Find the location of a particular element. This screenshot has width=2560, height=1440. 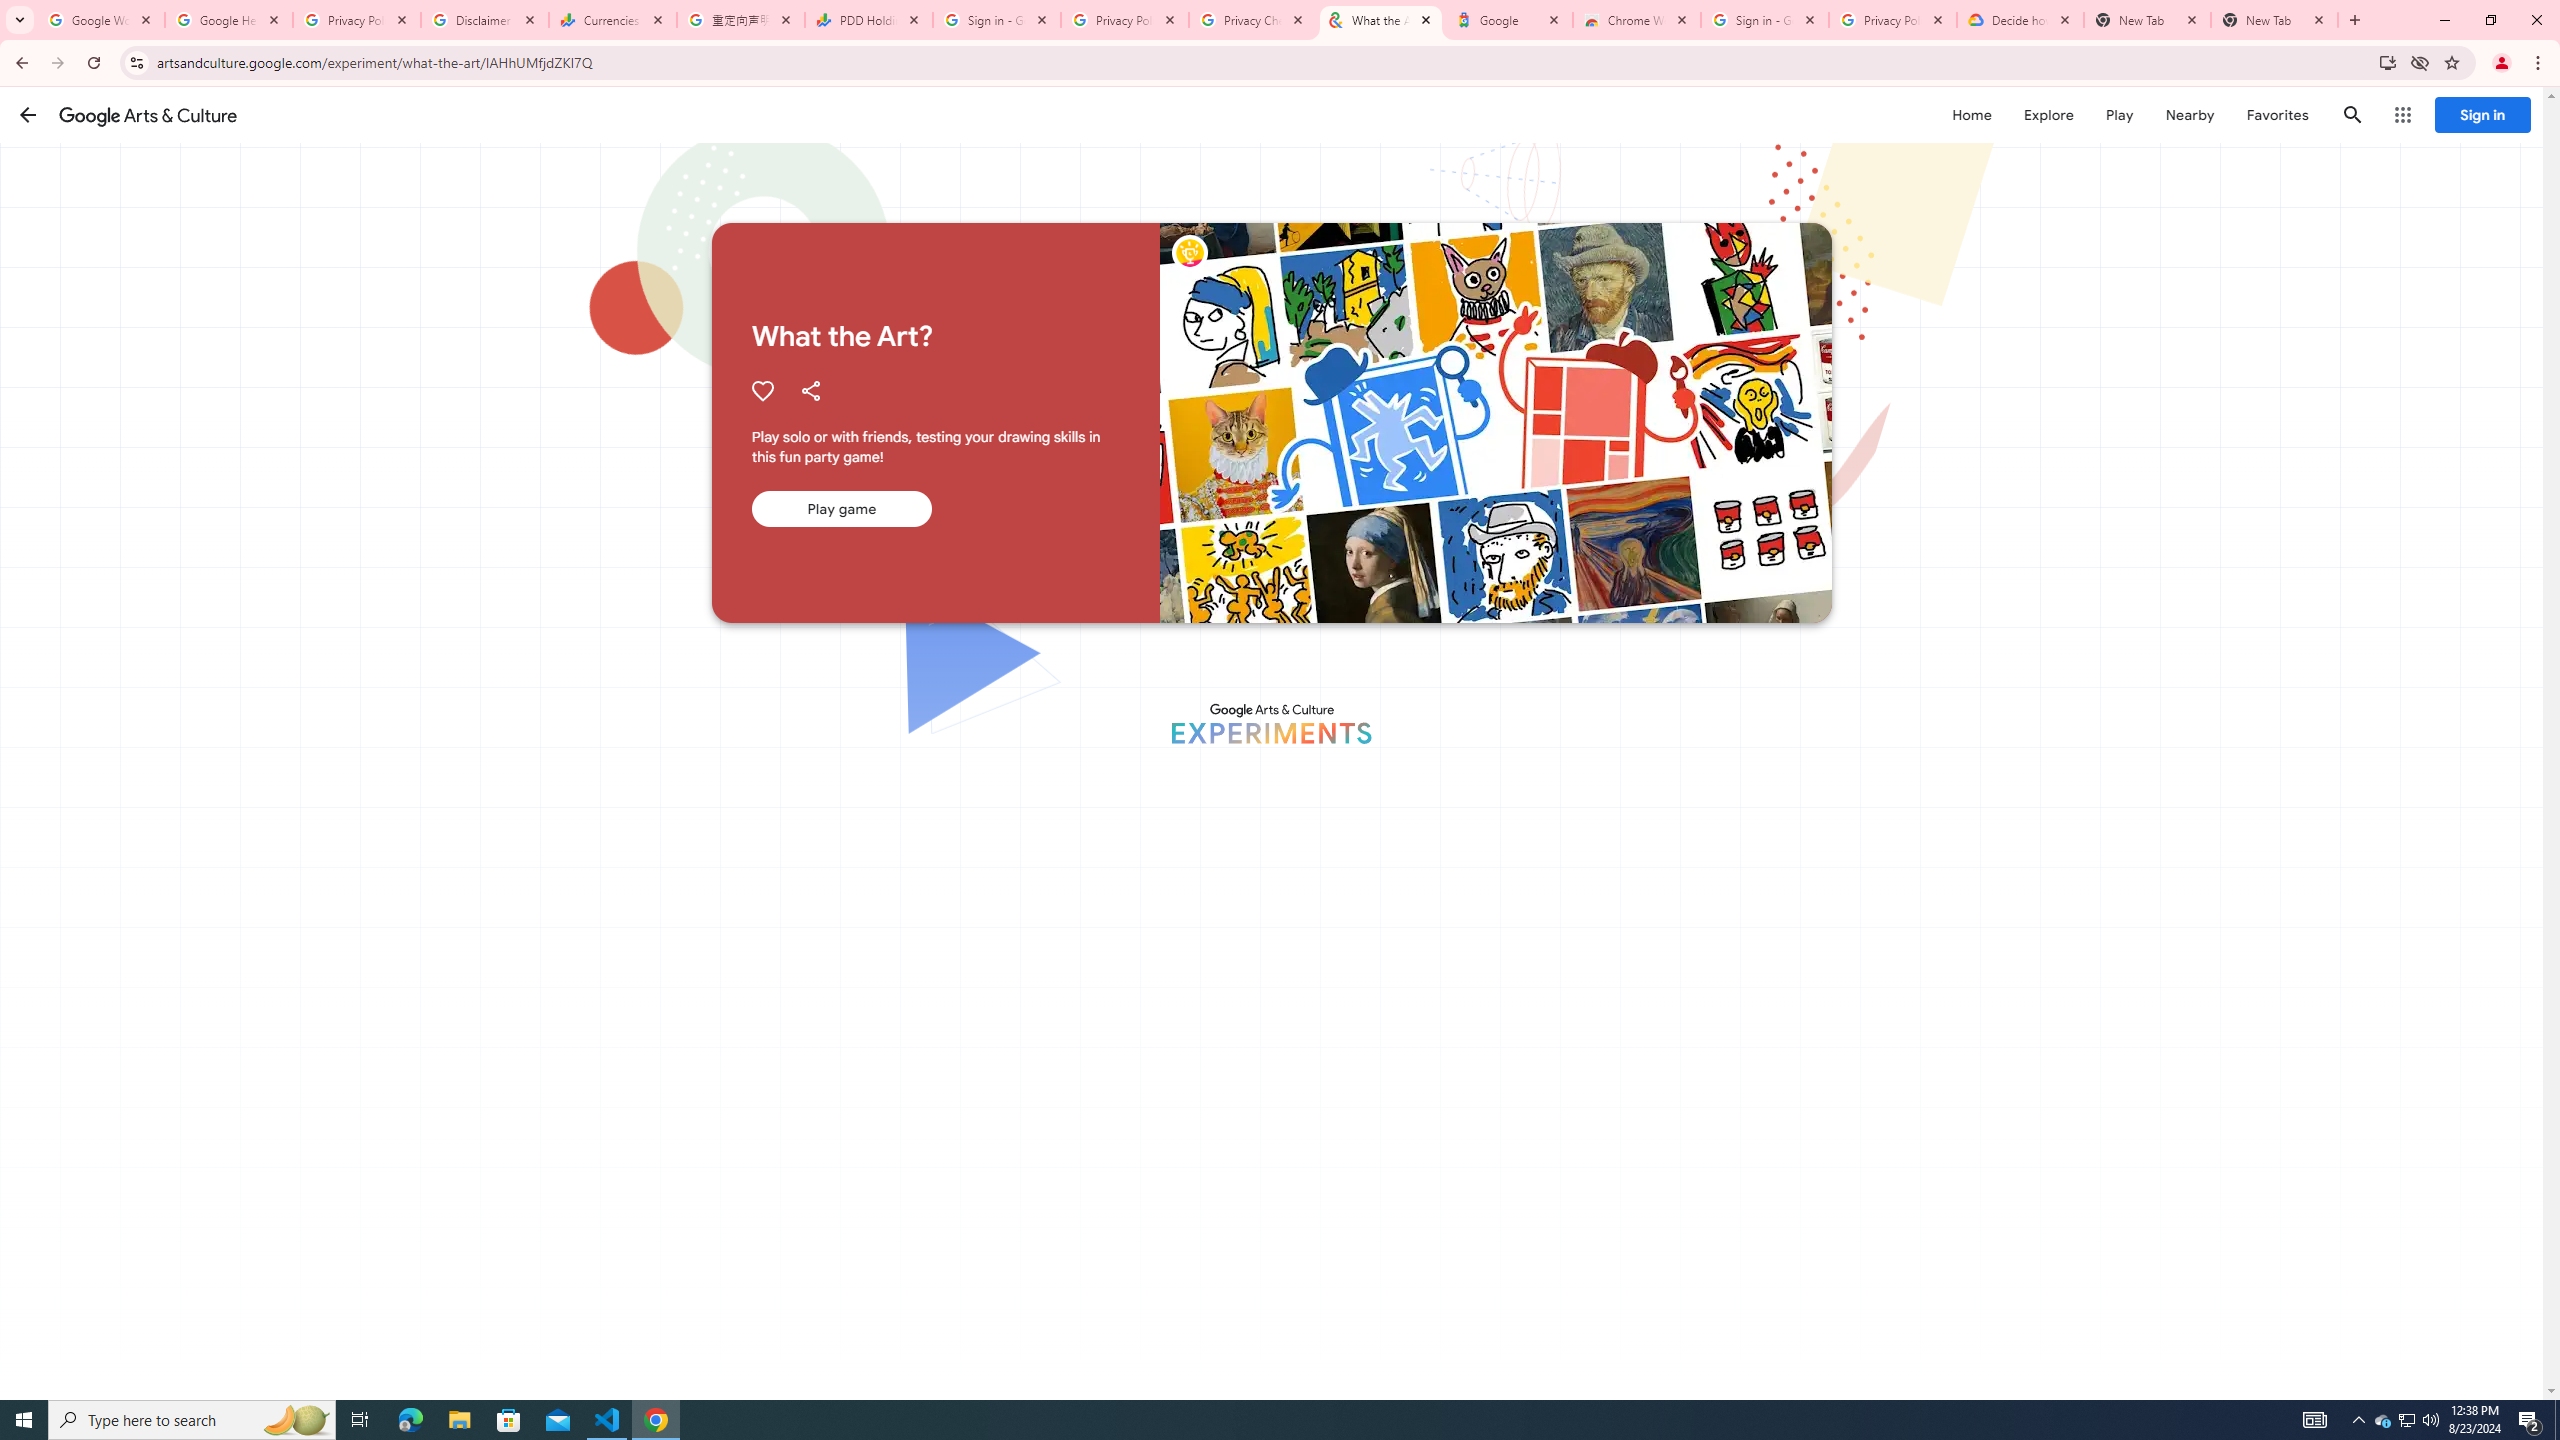

'Explore' is located at coordinates (2047, 114).